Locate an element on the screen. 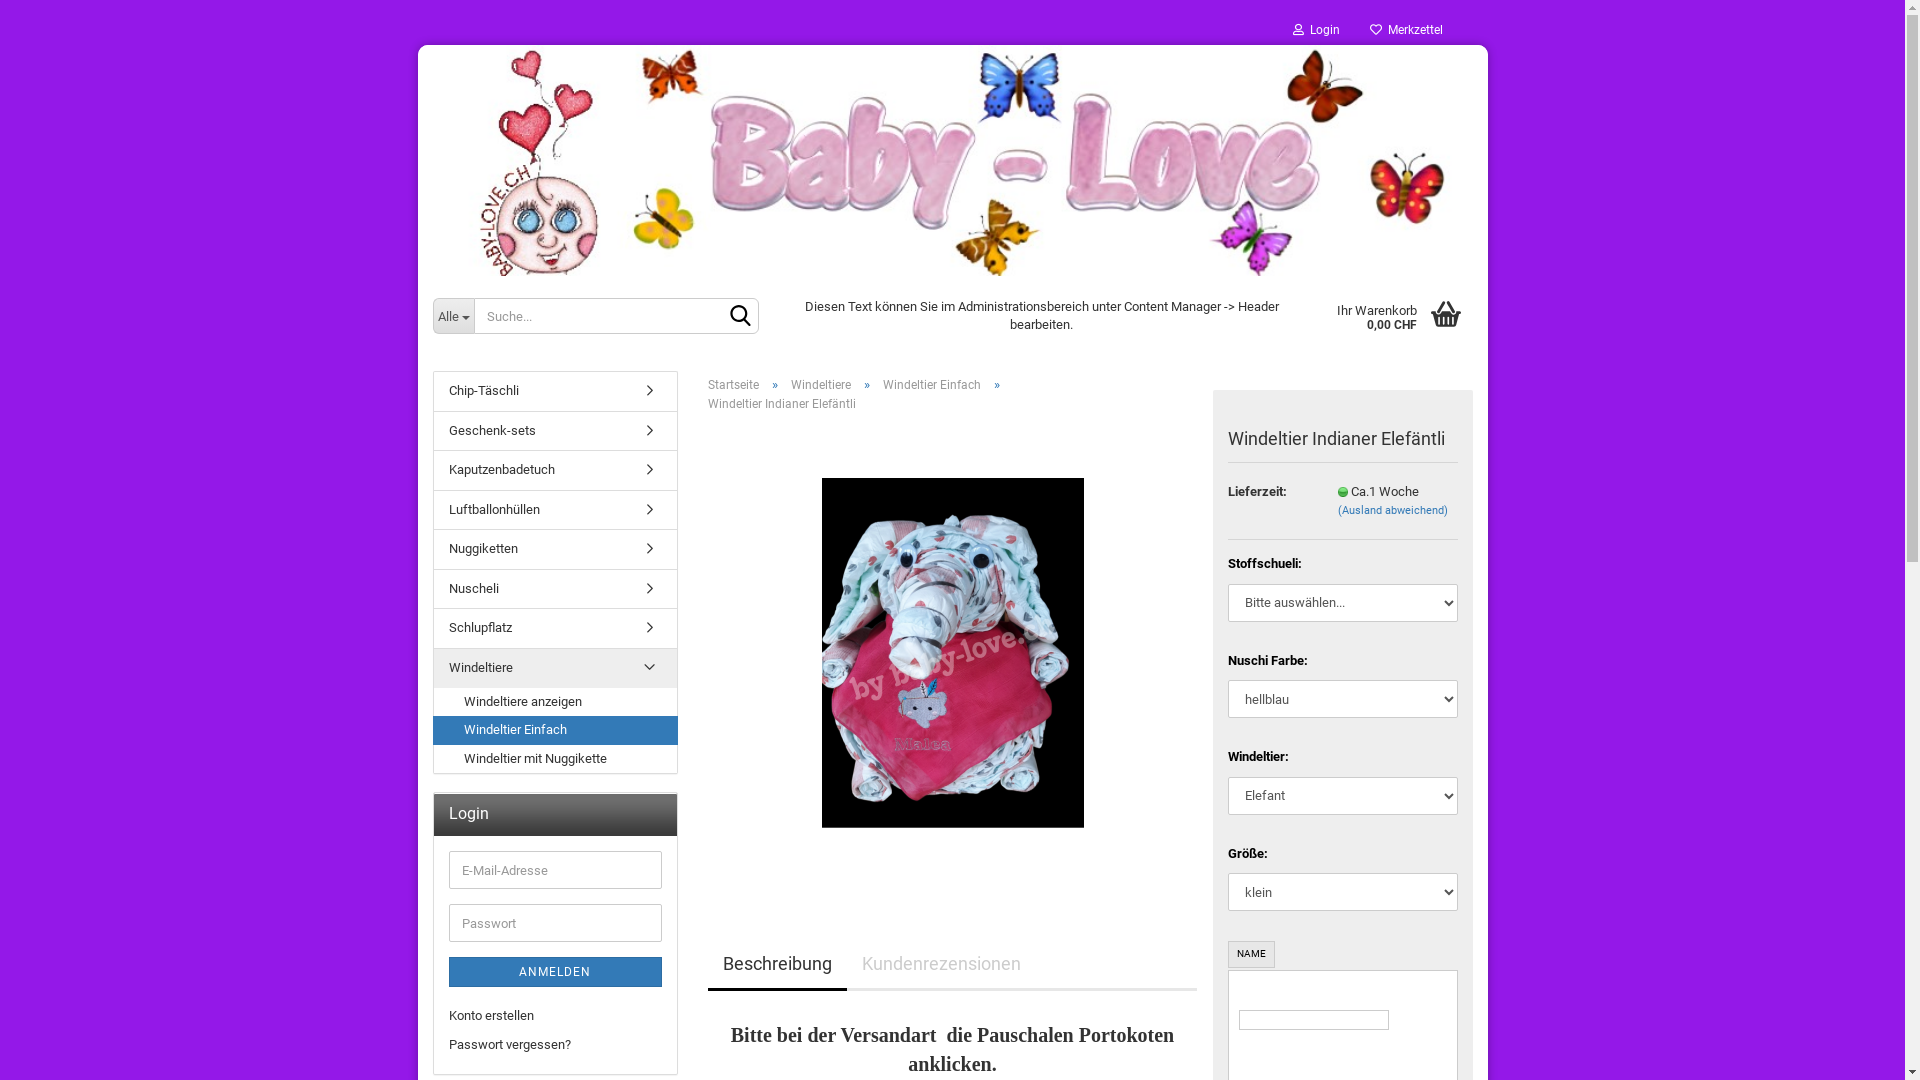 This screenshot has height=1080, width=1920. 'Windeltier mit Nuggikette' is located at coordinates (555, 759).